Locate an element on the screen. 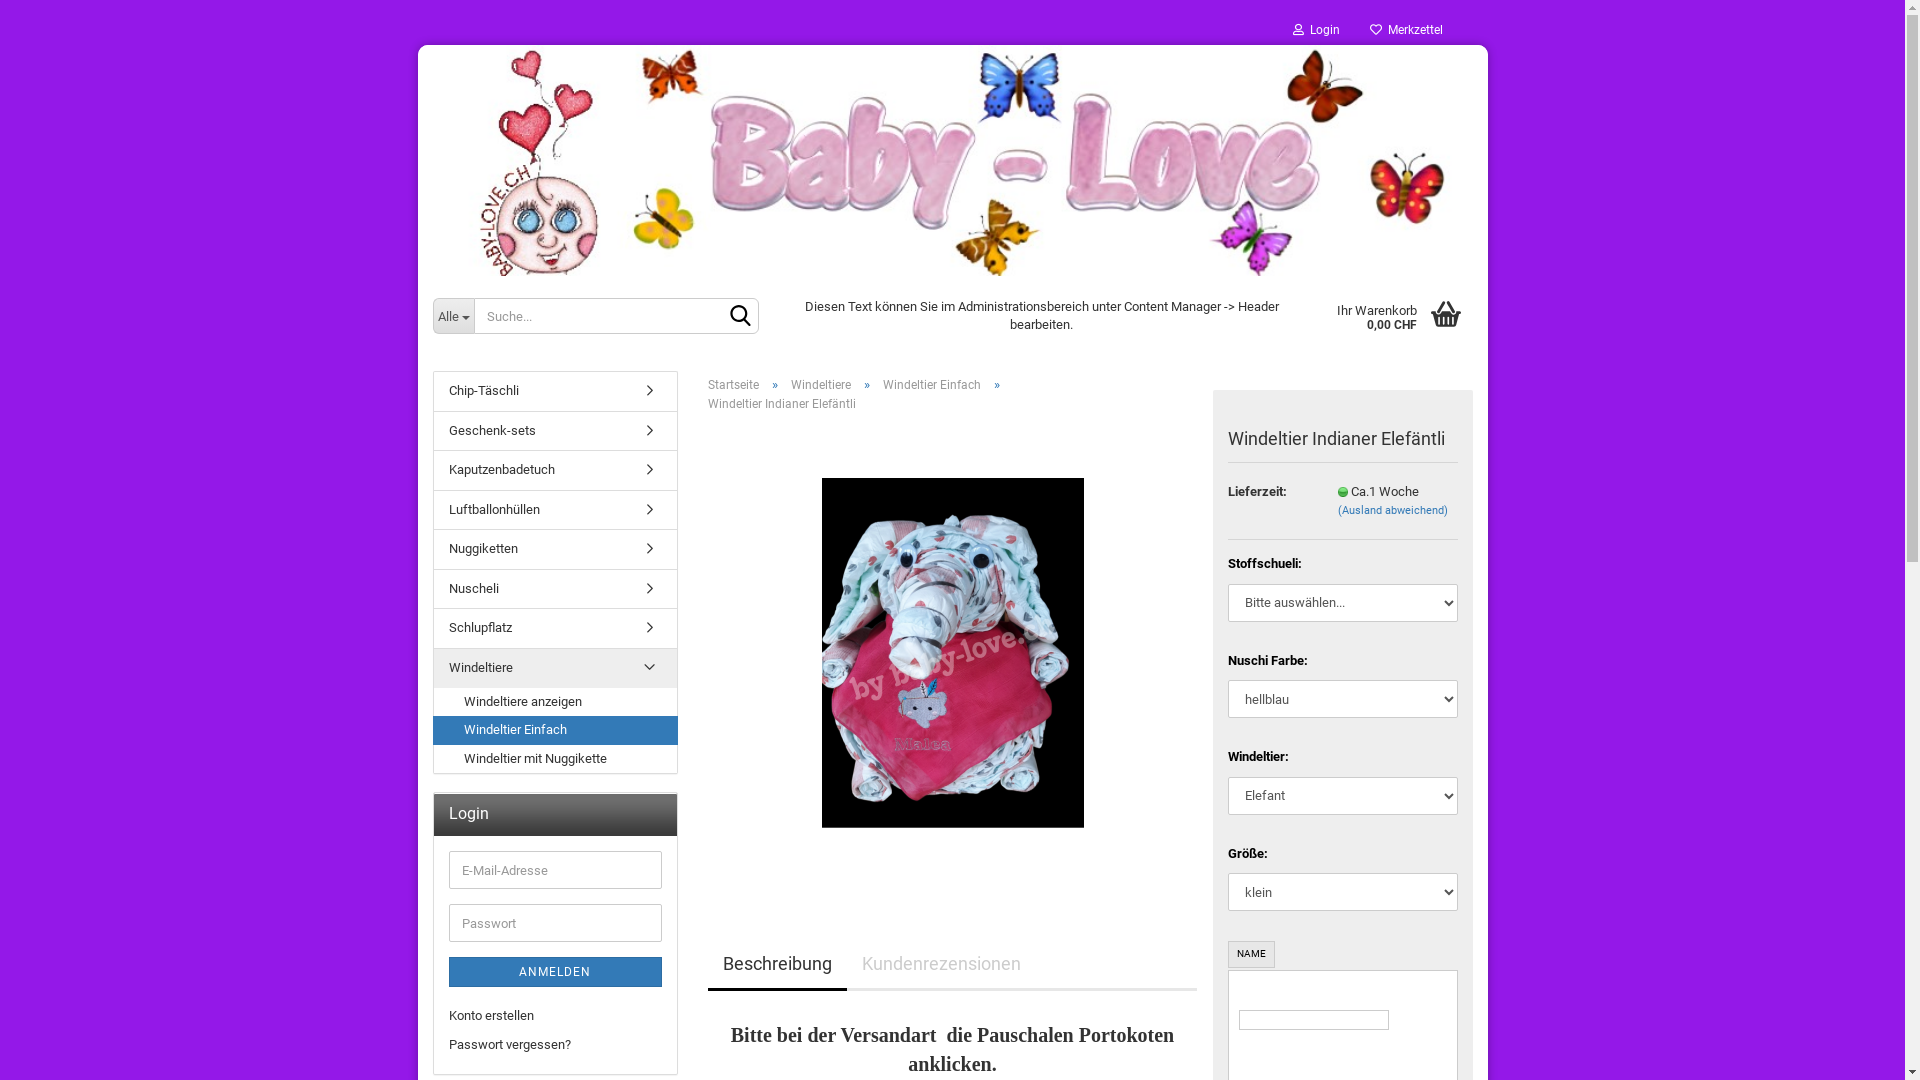 This screenshot has height=1080, width=1920. 'Windeltier mit Nuggikette' is located at coordinates (555, 759).